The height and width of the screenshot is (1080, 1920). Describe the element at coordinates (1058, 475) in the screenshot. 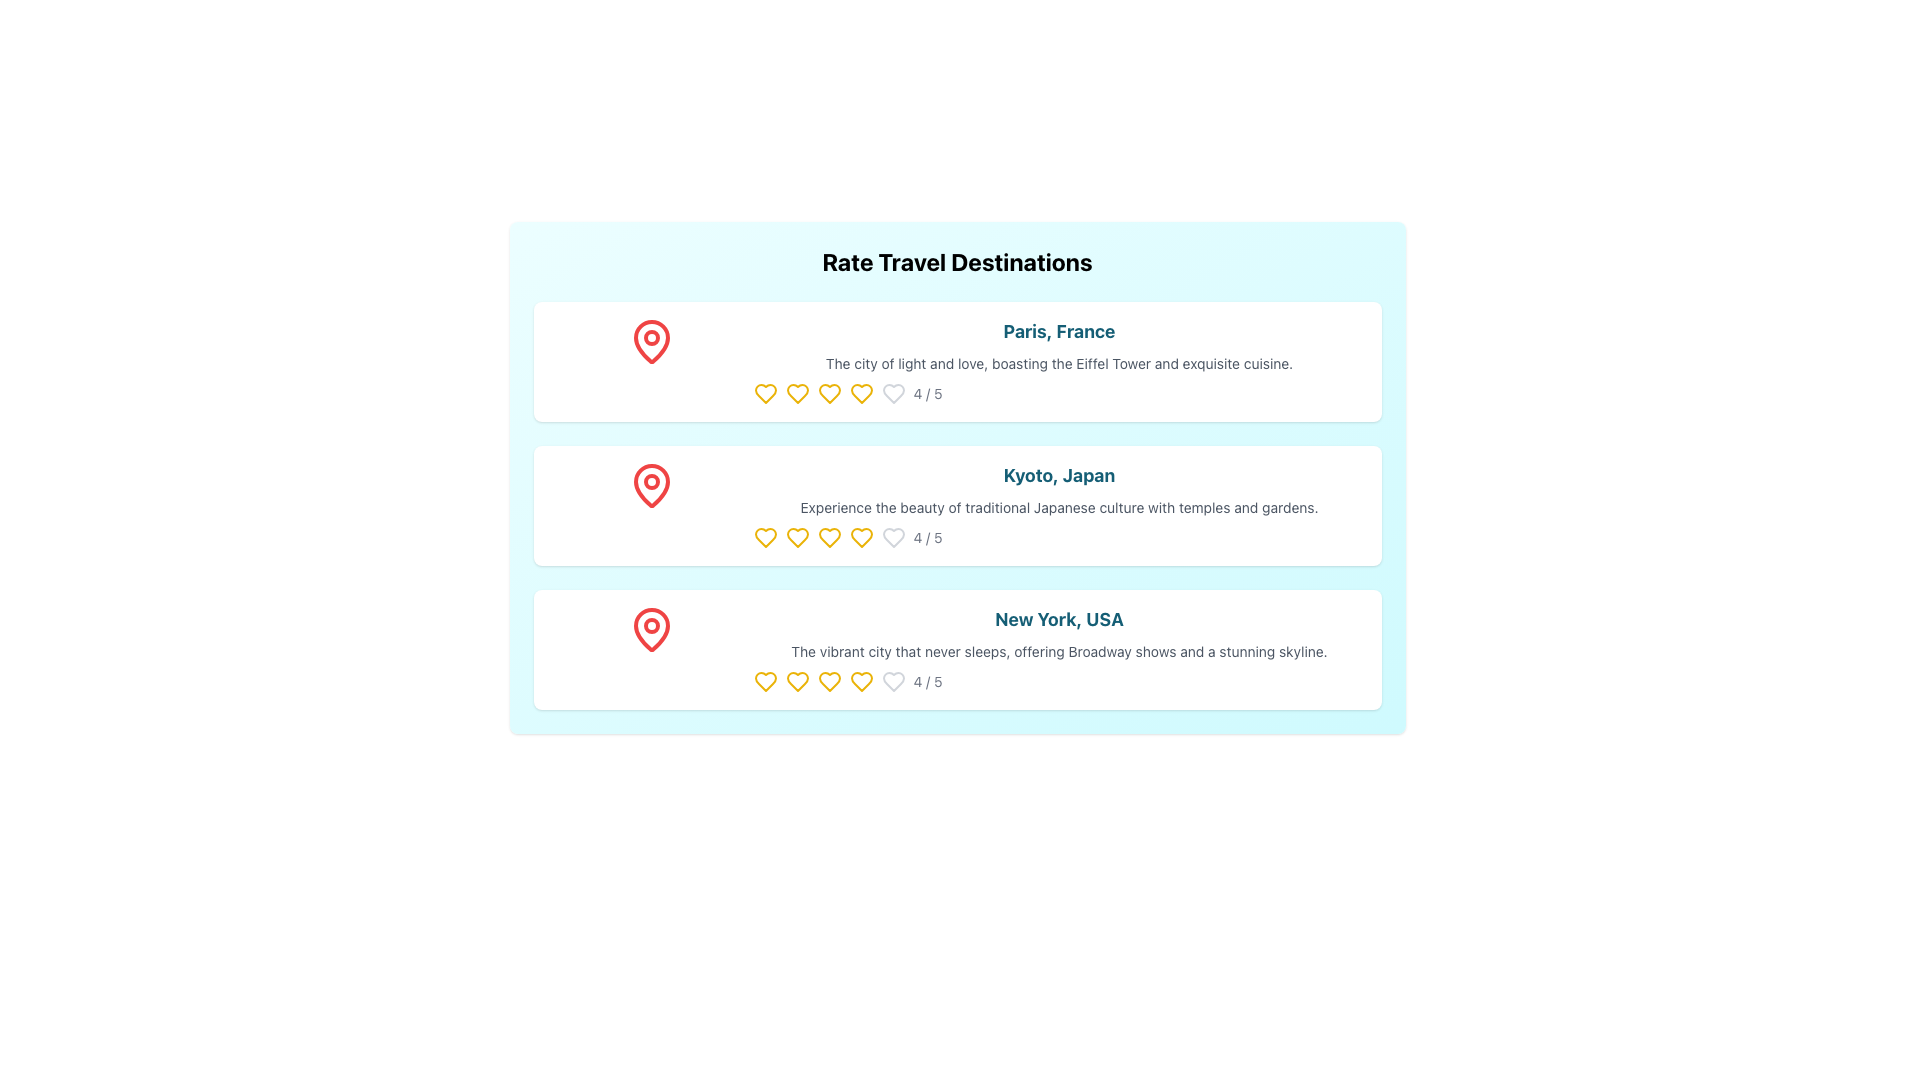

I see `text label displaying 'Kyoto, Japan', which is prominently styled in bold cyan font and located centrally in the second entry of a list of travel destinations` at that location.